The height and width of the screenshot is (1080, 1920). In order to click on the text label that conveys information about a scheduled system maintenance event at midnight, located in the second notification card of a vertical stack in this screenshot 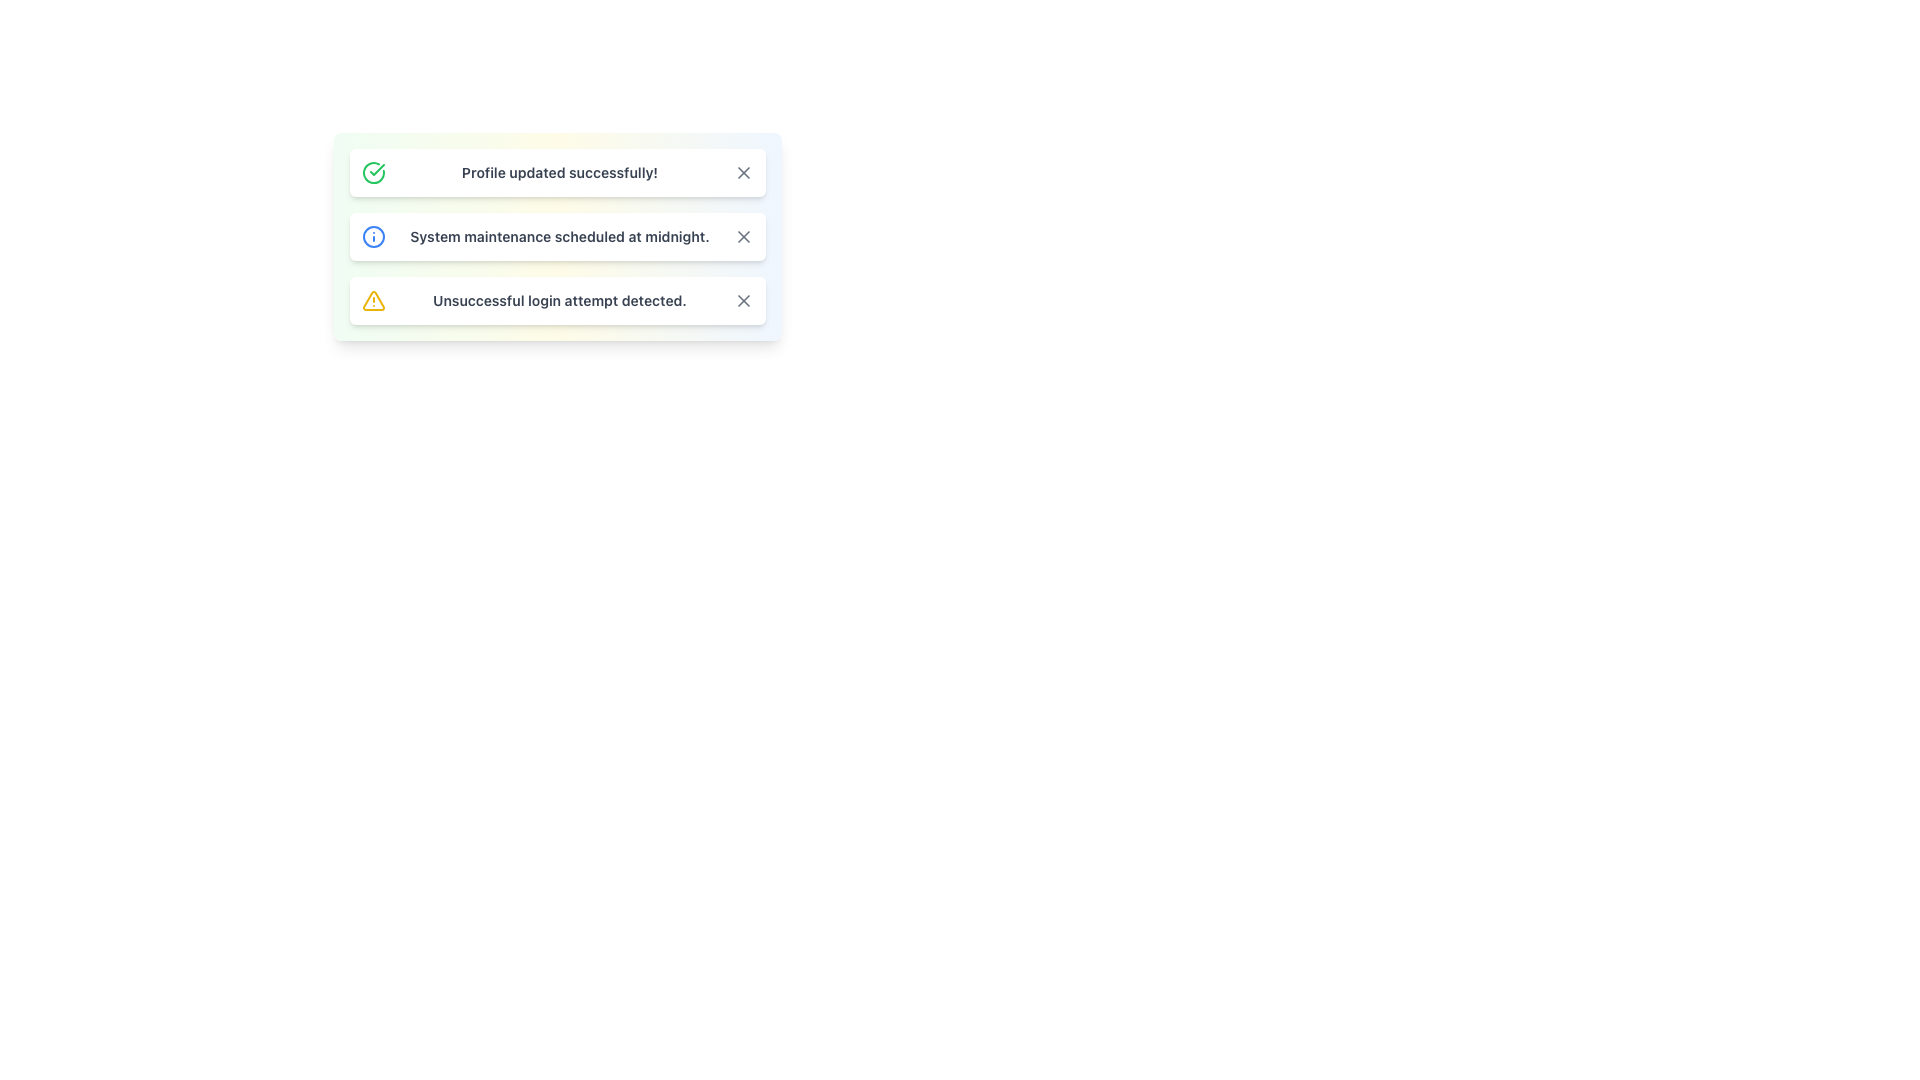, I will do `click(560, 235)`.